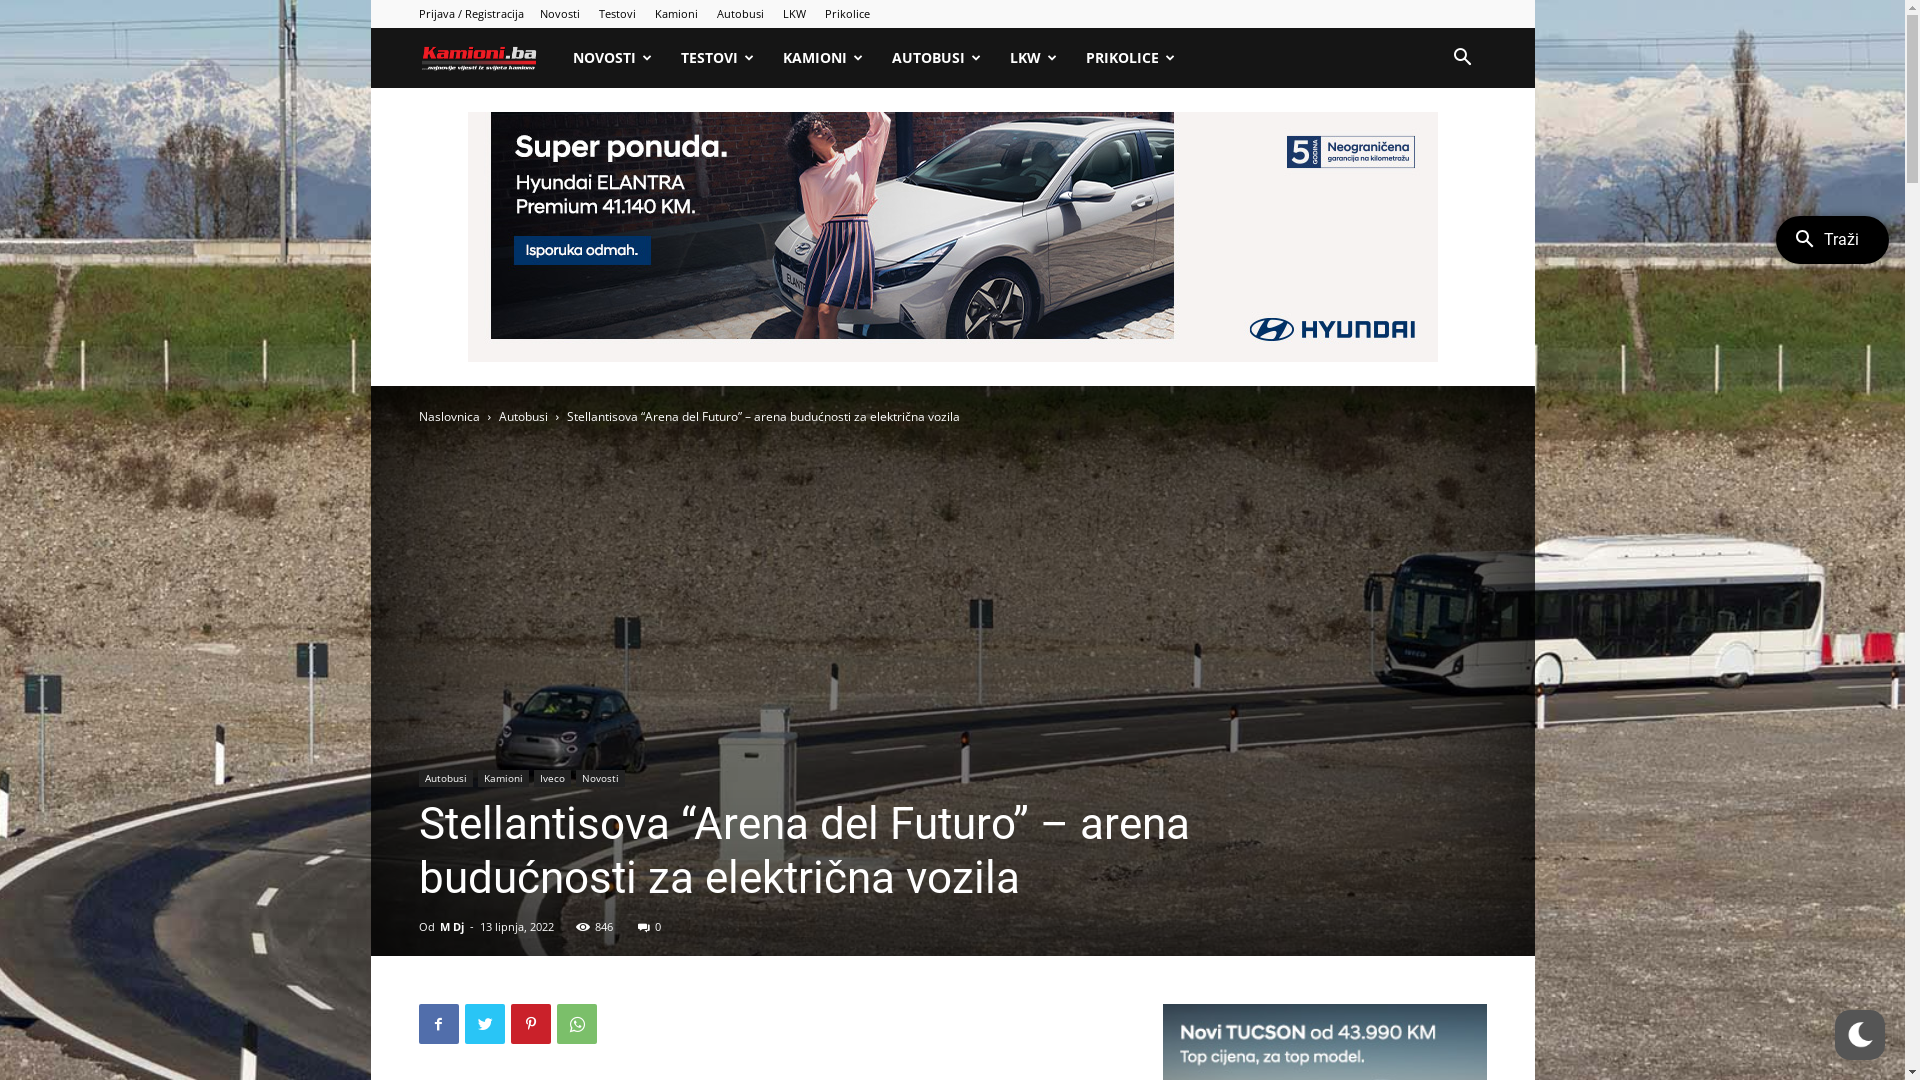 Image resolution: width=1920 pixels, height=1080 pixels. What do you see at coordinates (416, 57) in the screenshot?
I see `'Kamioni'` at bounding box center [416, 57].